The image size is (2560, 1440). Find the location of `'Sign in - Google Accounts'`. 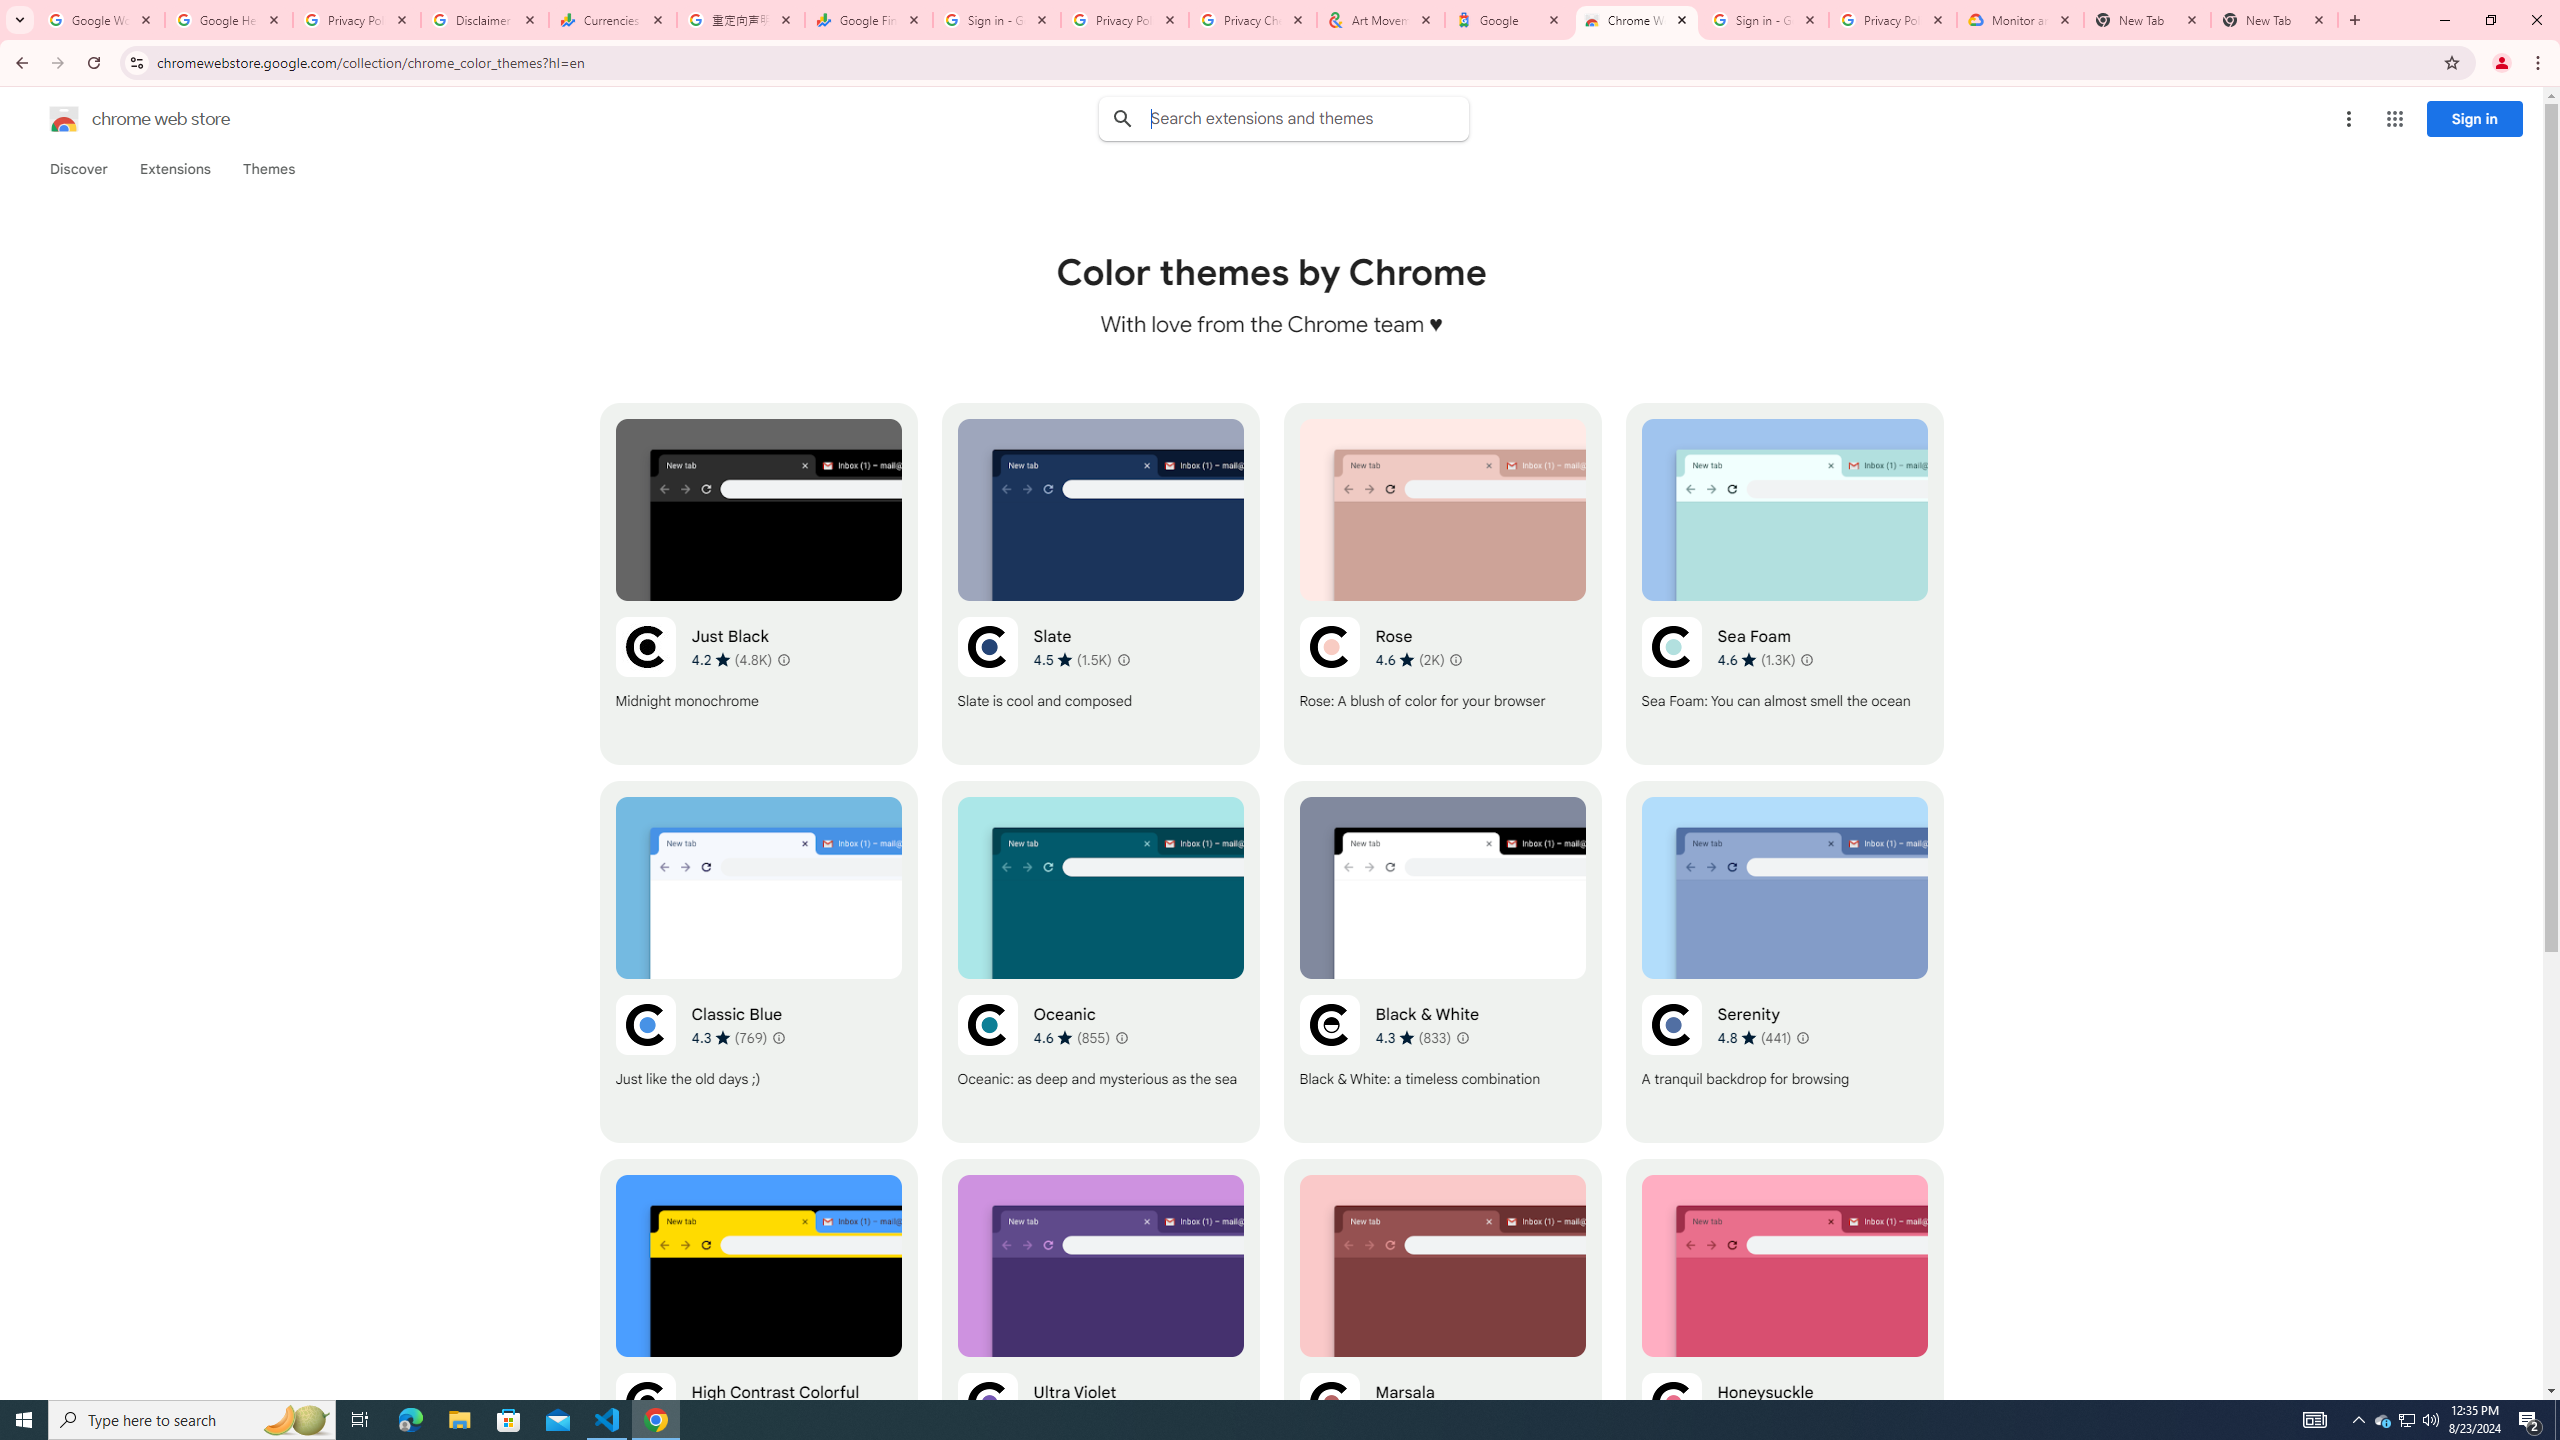

'Sign in - Google Accounts' is located at coordinates (1765, 19).